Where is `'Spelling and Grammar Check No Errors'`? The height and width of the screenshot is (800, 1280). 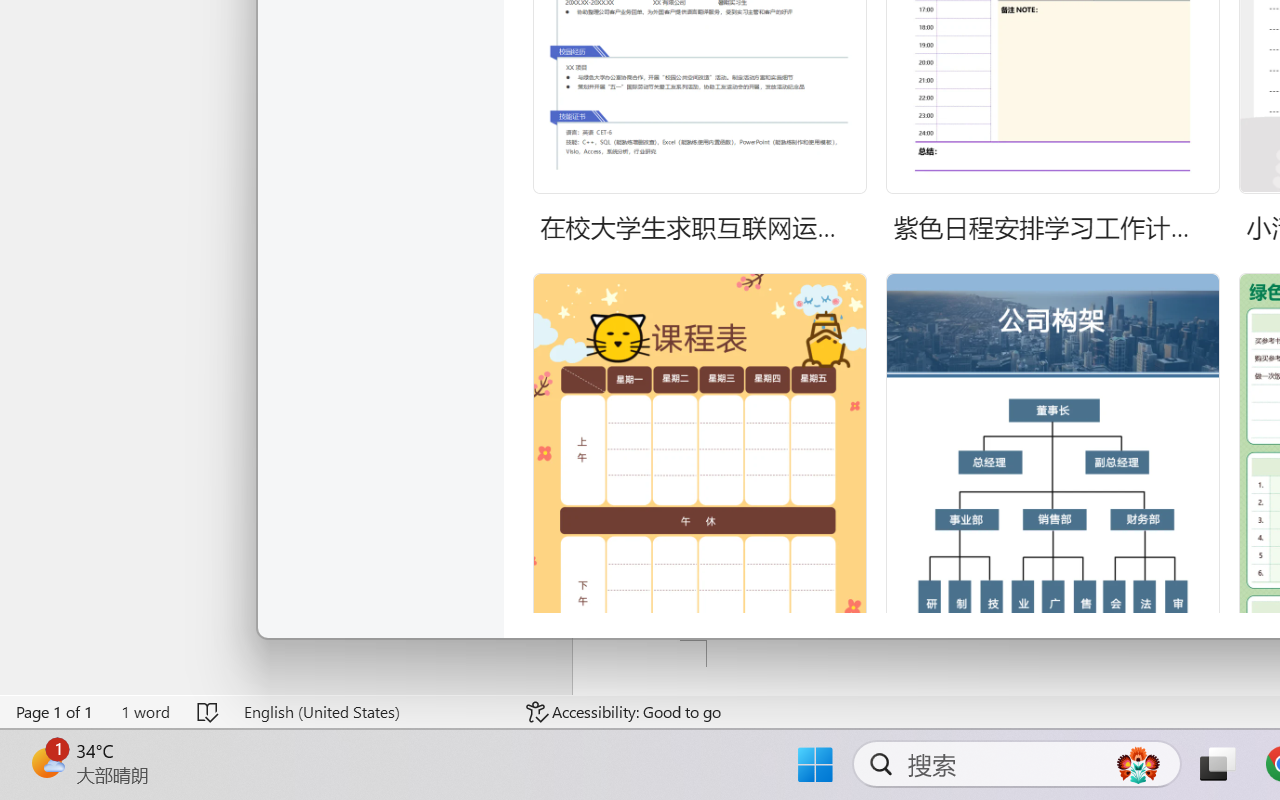 'Spelling and Grammar Check No Errors' is located at coordinates (209, 711).